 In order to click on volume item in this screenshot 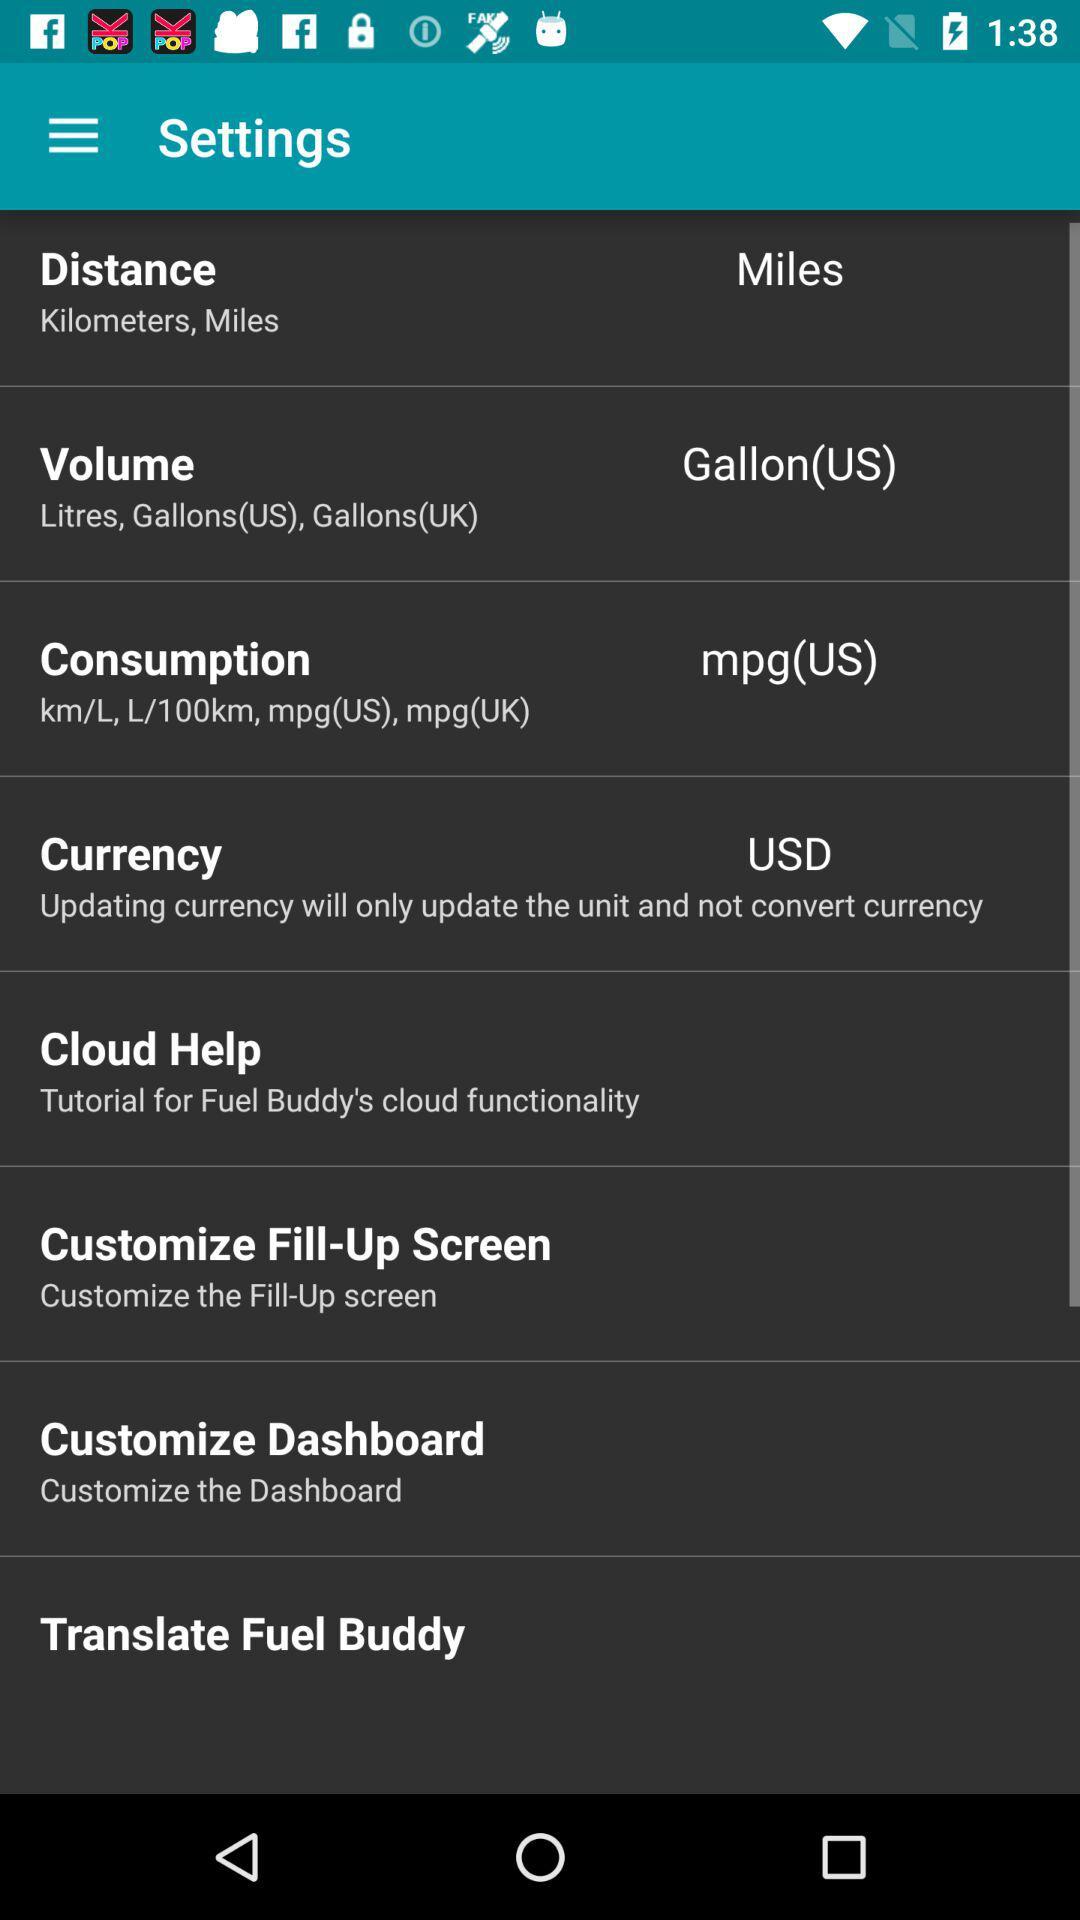, I will do `click(289, 461)`.